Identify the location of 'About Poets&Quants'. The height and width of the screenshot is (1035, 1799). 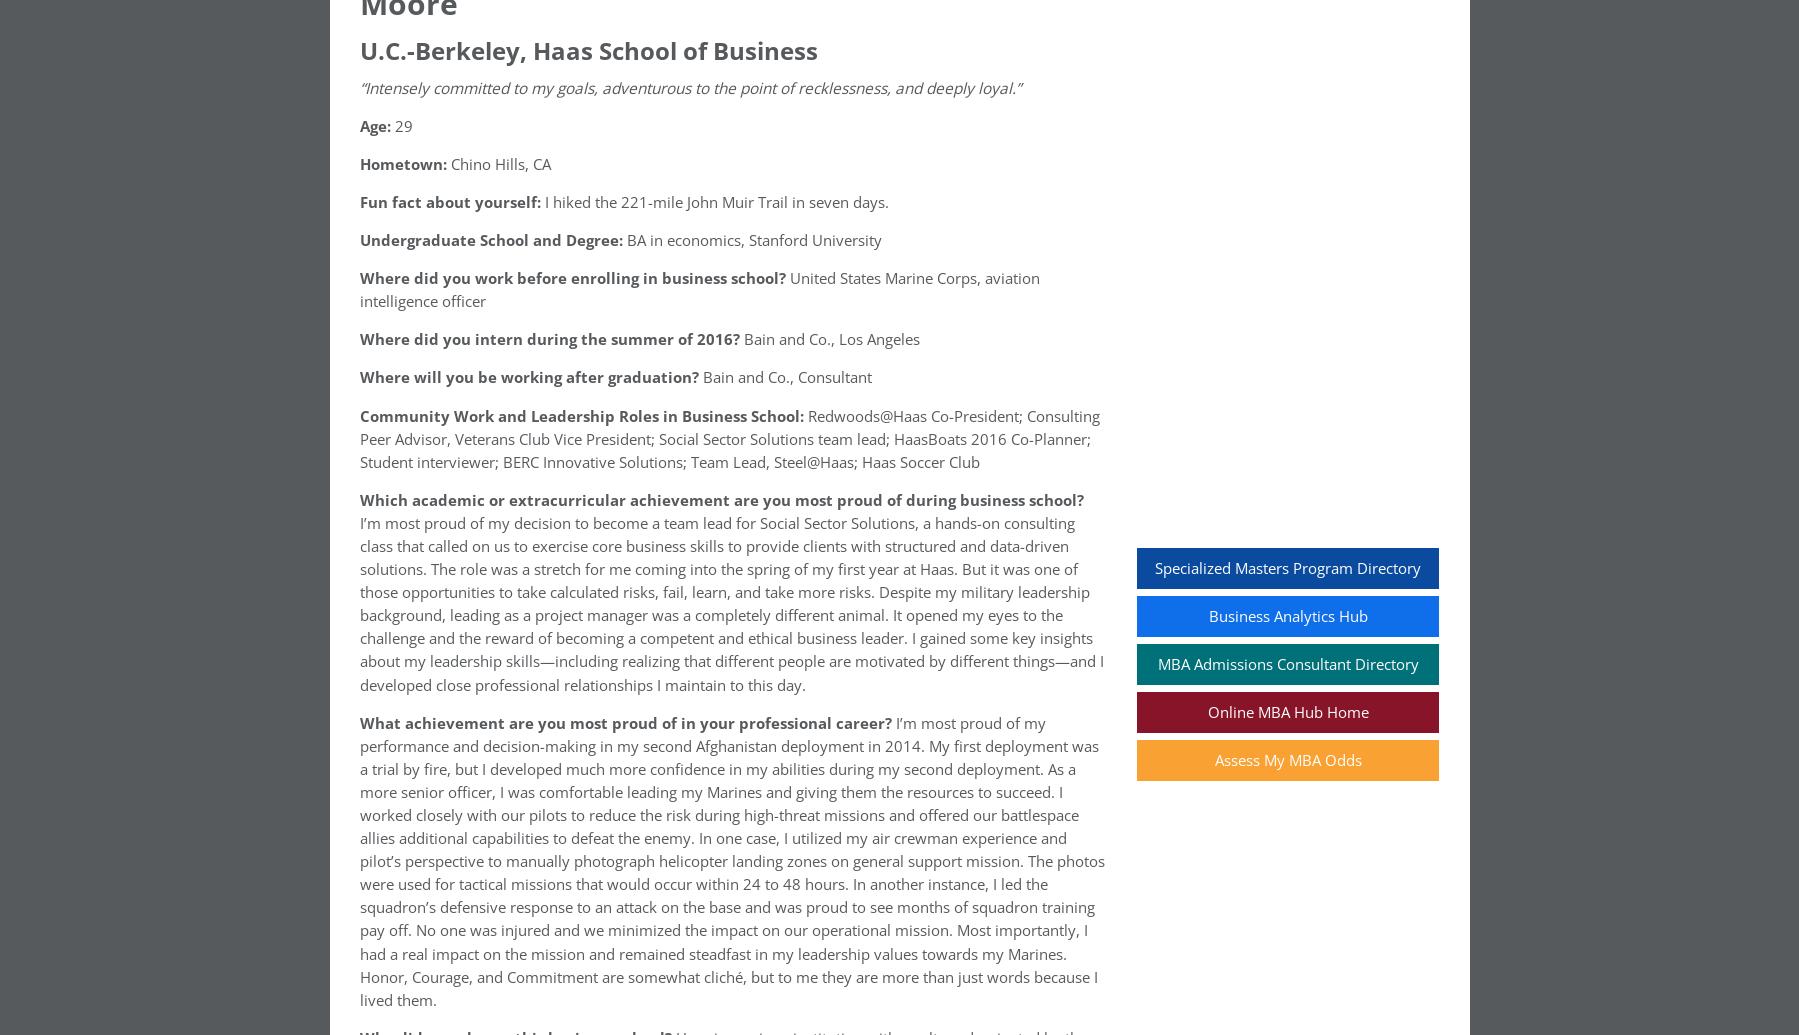
(480, 866).